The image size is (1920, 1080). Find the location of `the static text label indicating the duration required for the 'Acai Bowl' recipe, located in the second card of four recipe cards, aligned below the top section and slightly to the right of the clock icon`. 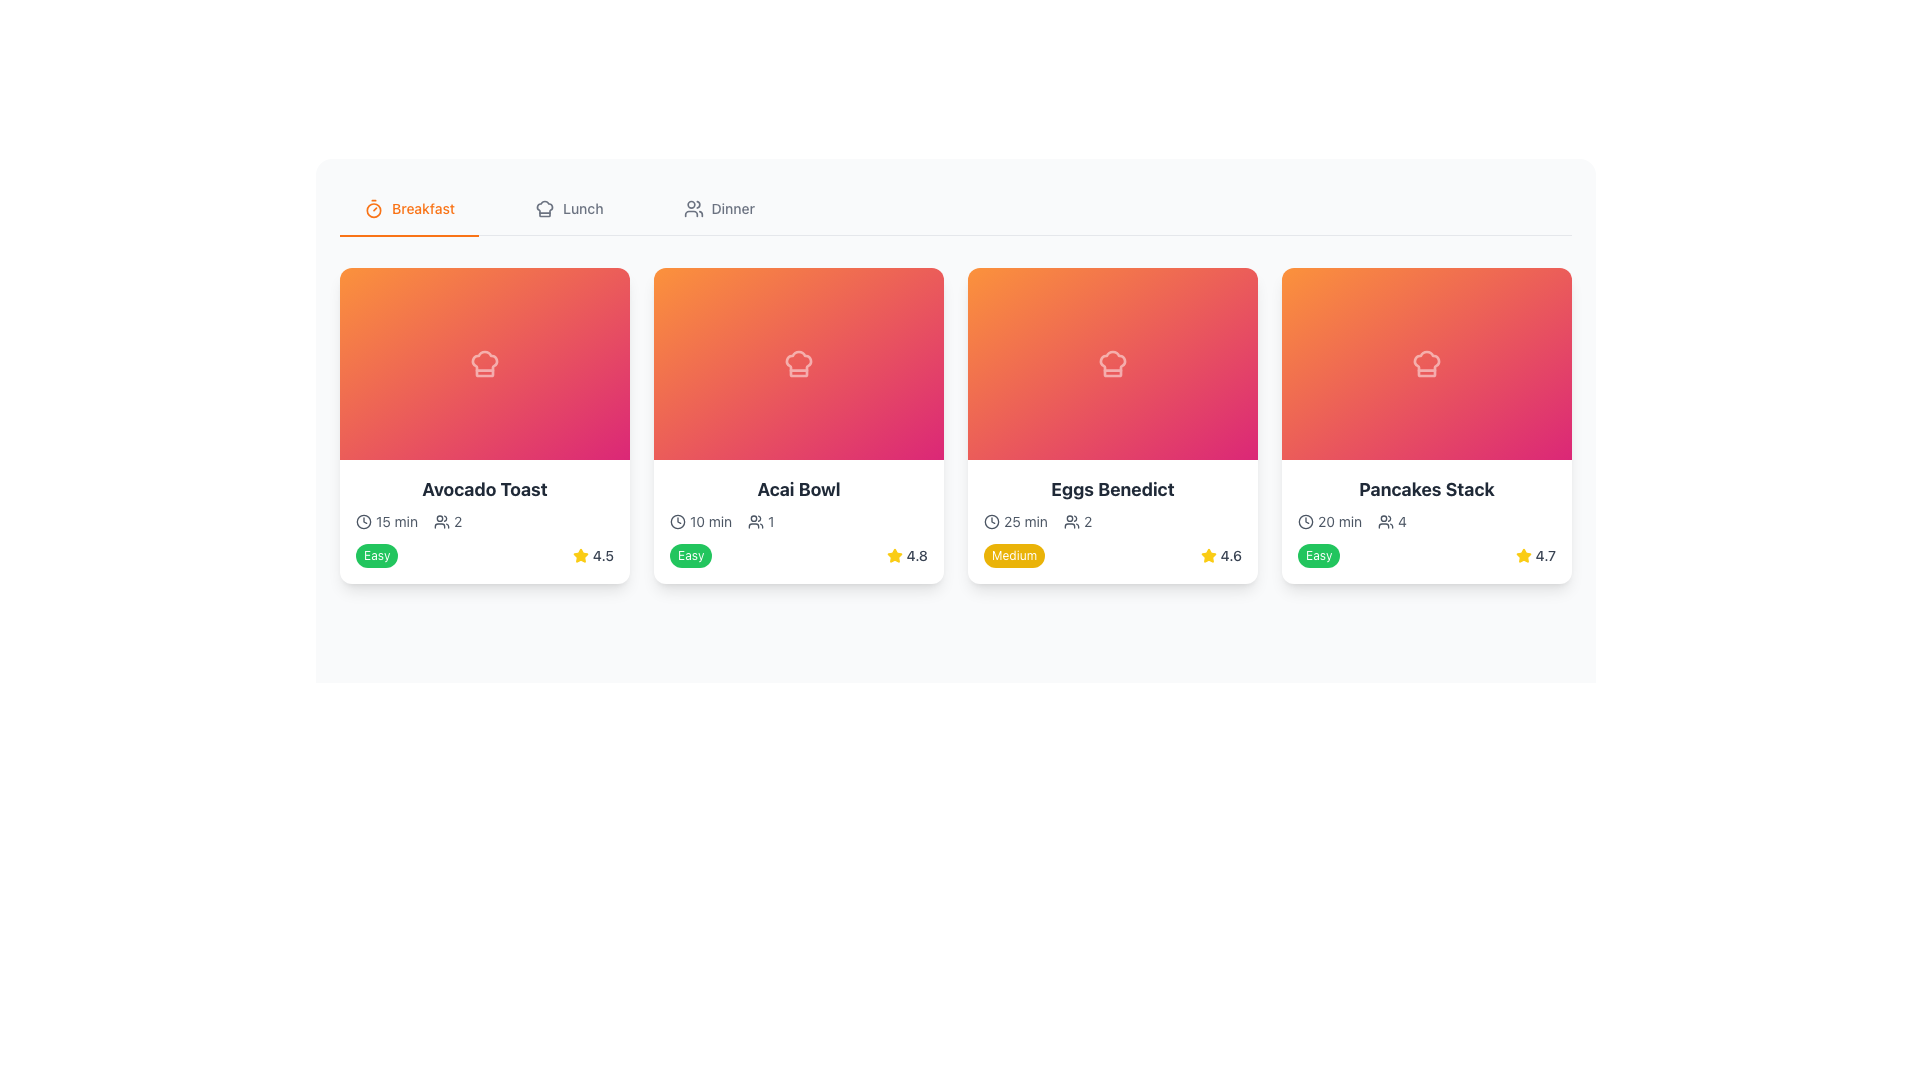

the static text label indicating the duration required for the 'Acai Bowl' recipe, located in the second card of four recipe cards, aligned below the top section and slightly to the right of the clock icon is located at coordinates (711, 520).